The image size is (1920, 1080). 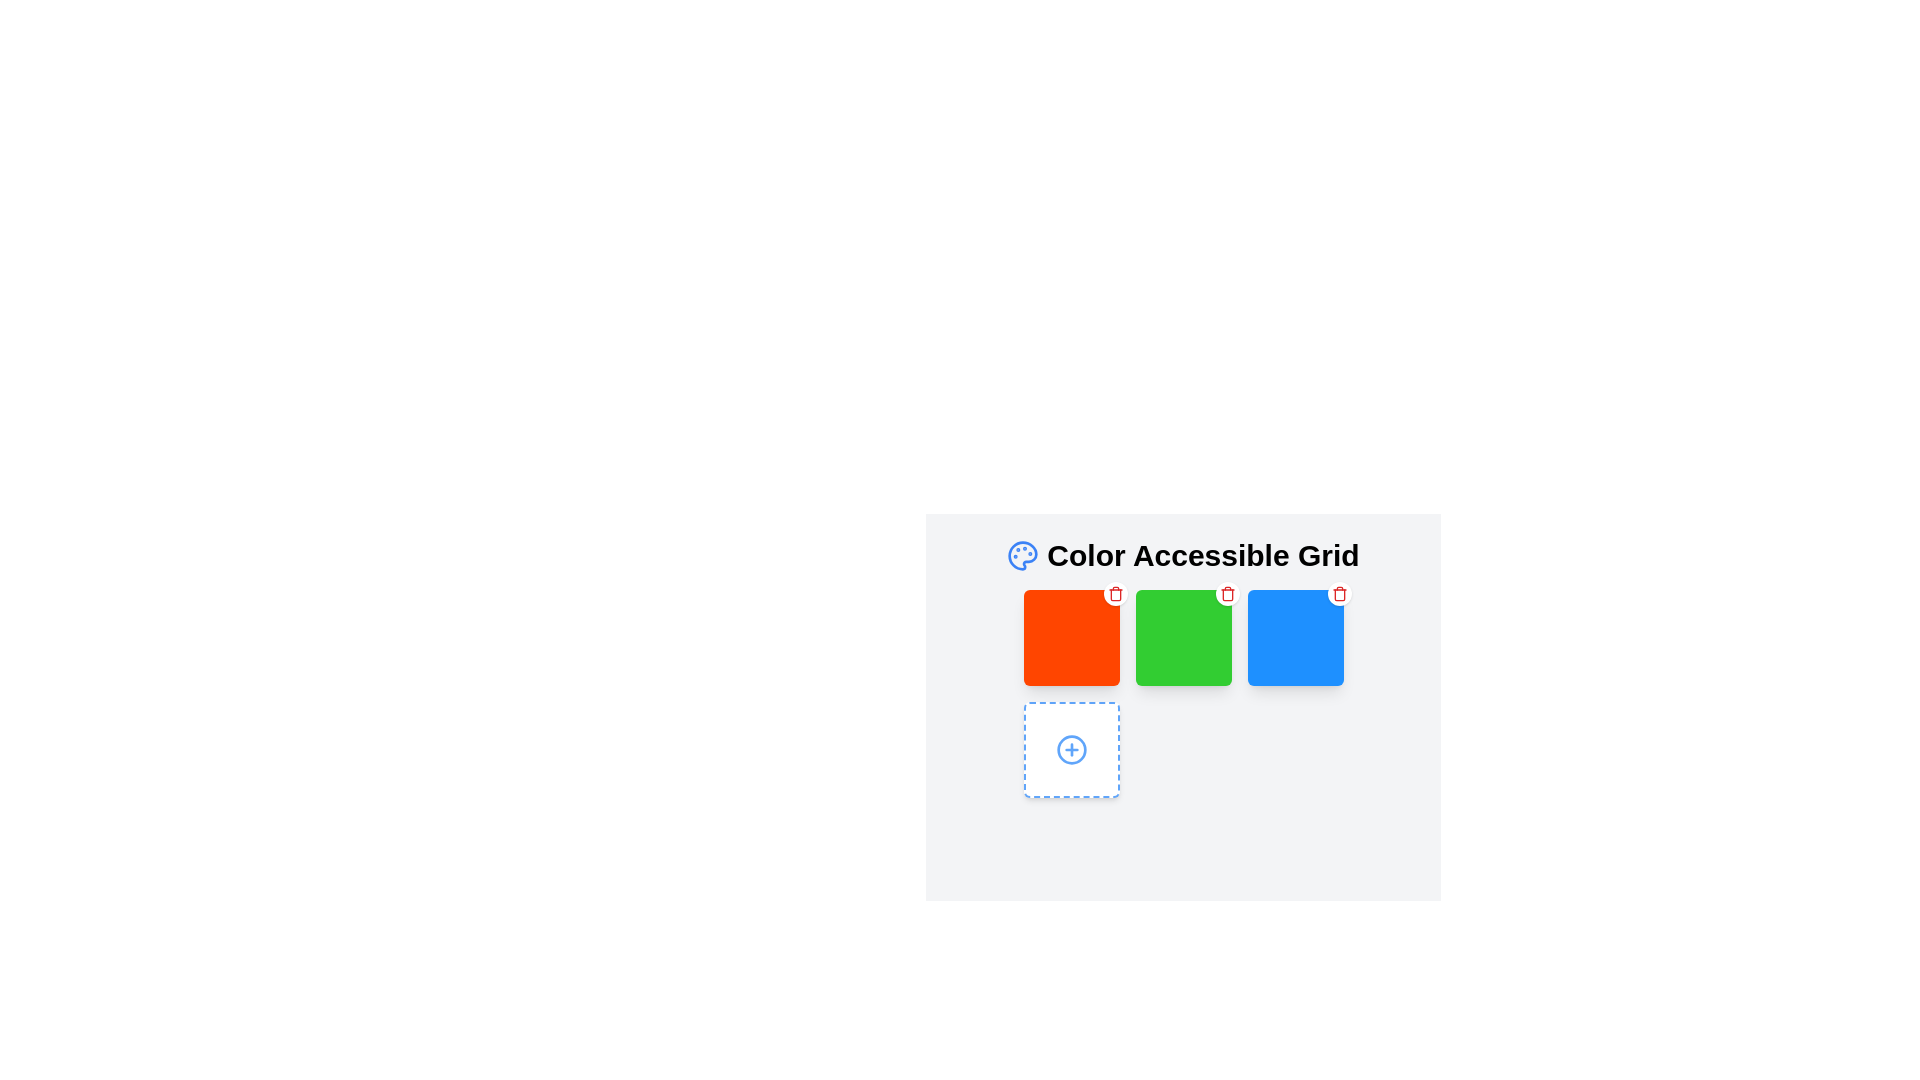 I want to click on the red trash icon button located at the top-right corner of the blue square in the 'Color Accessible Grid', so click(x=1339, y=593).